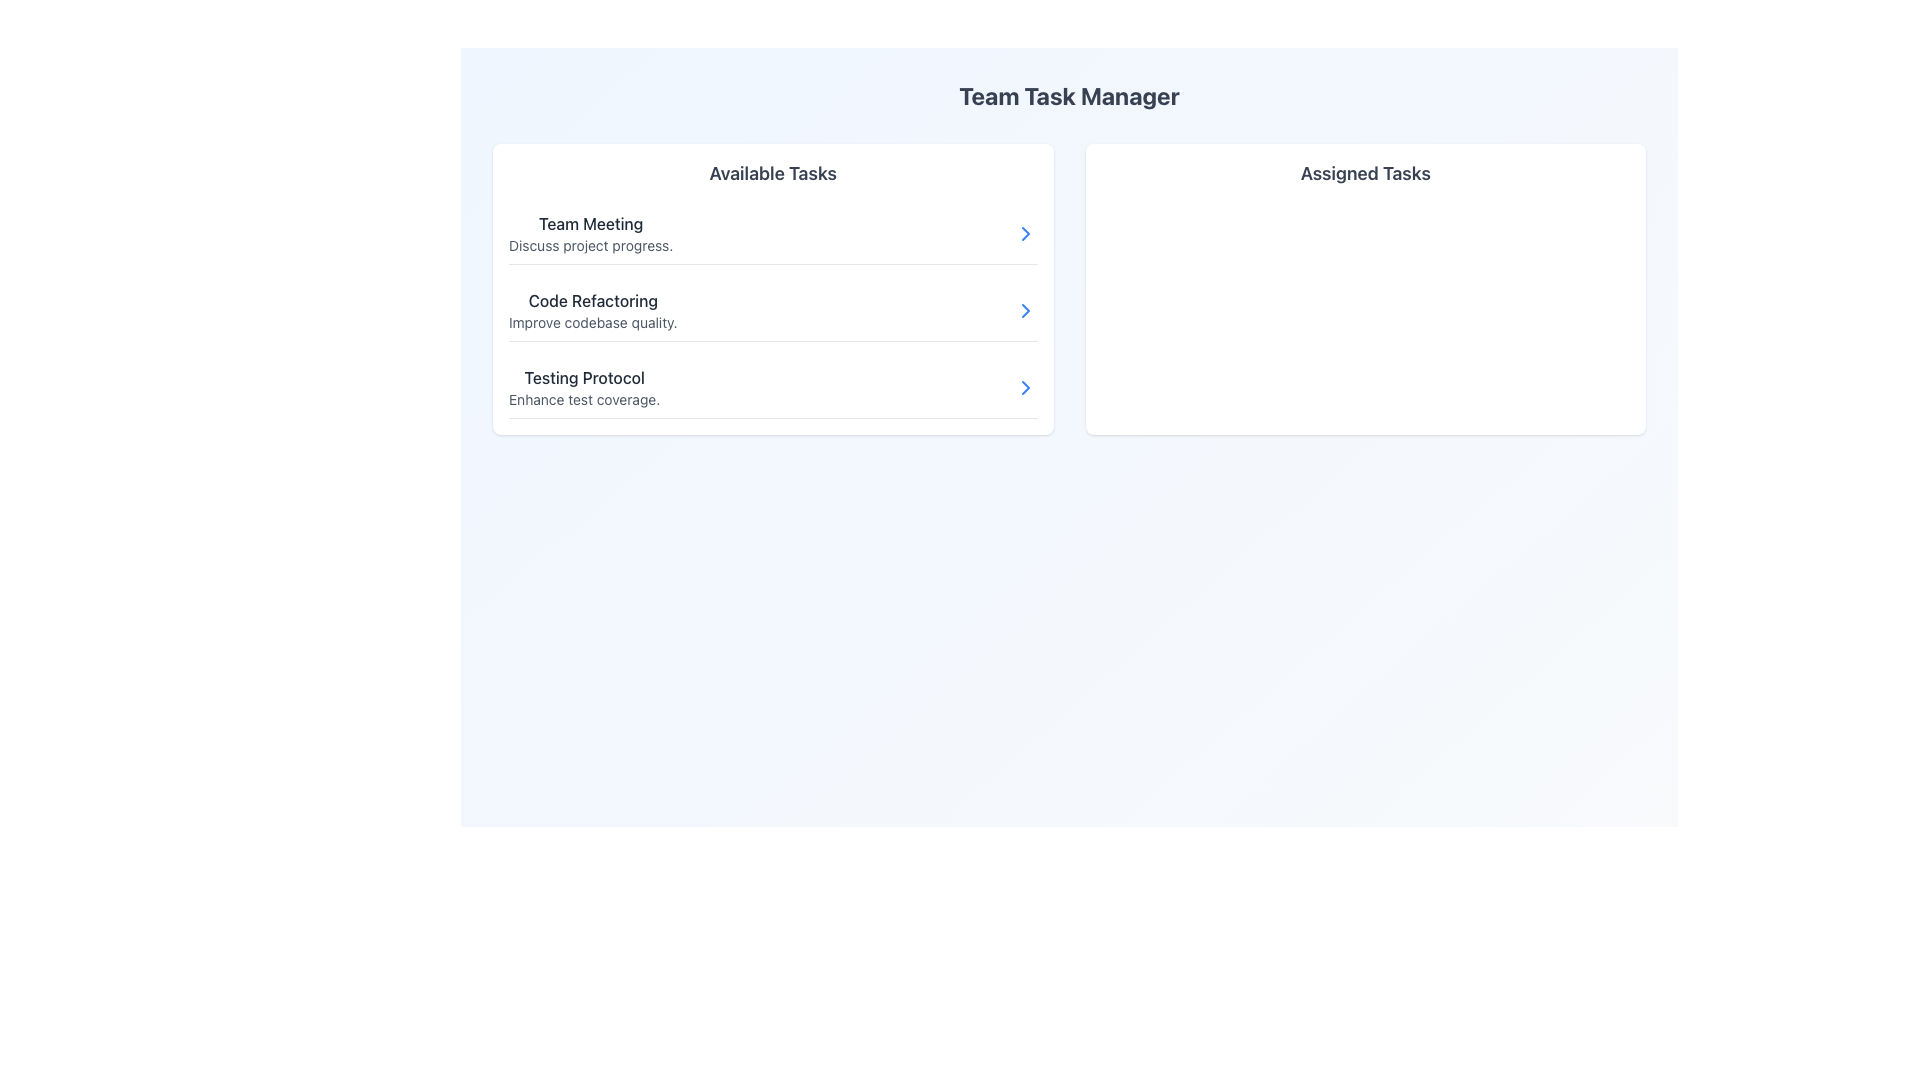  What do you see at coordinates (1068, 96) in the screenshot?
I see `the 'Team Task Manager' header text which is displayed in bold and large font at the top of the main content area` at bounding box center [1068, 96].